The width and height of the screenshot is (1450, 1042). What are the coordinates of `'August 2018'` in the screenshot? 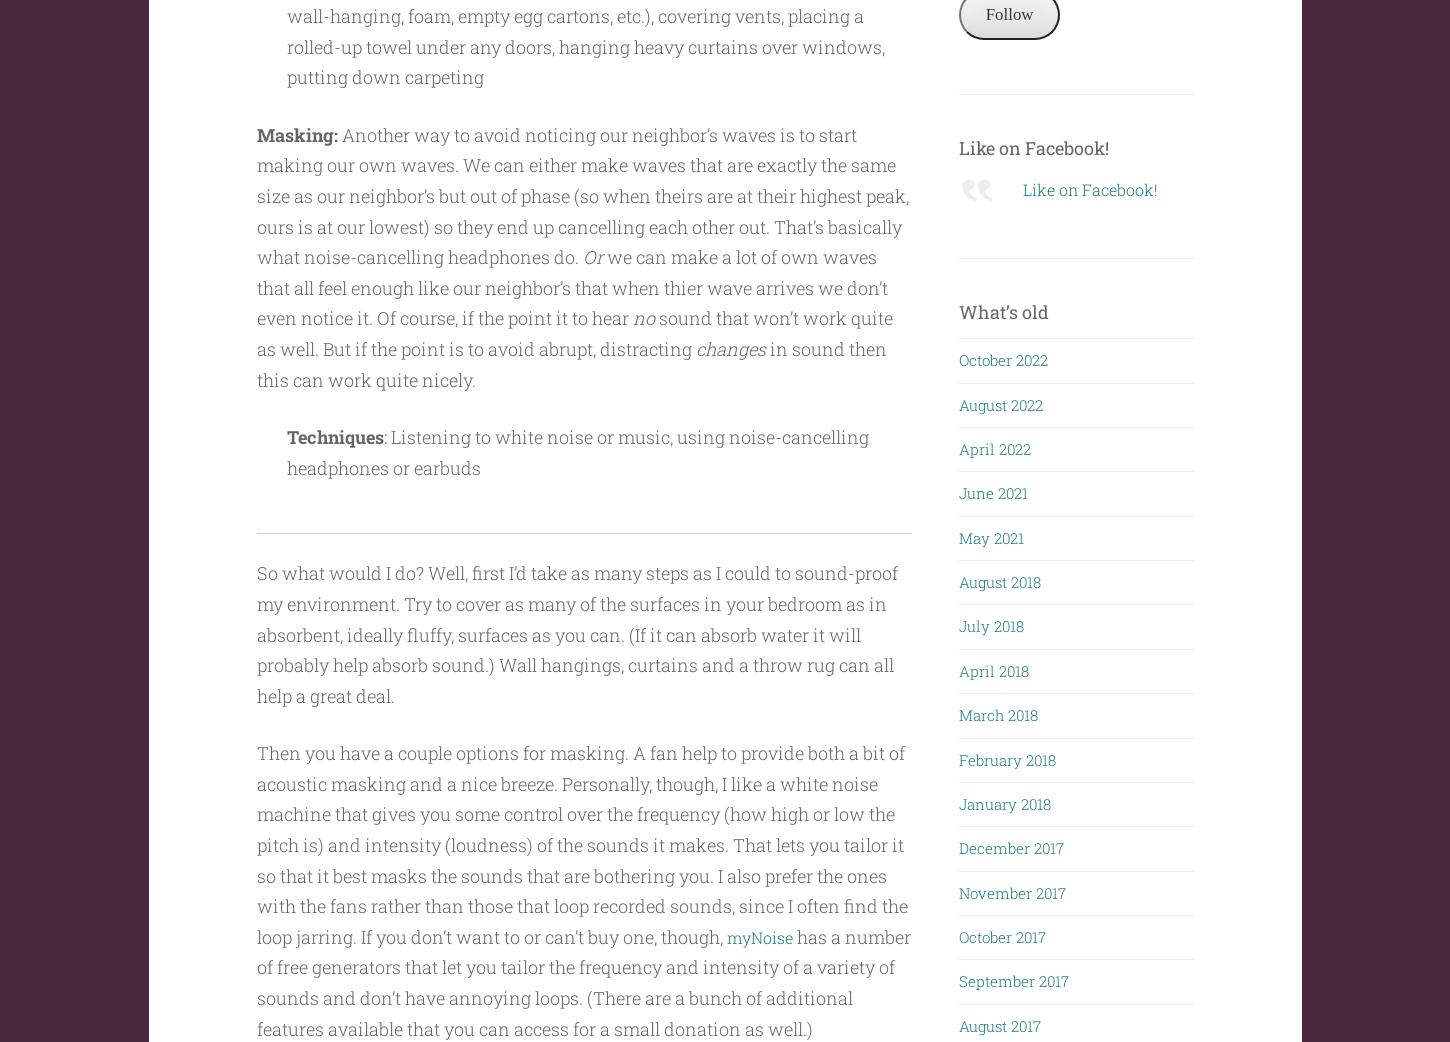 It's located at (1000, 576).